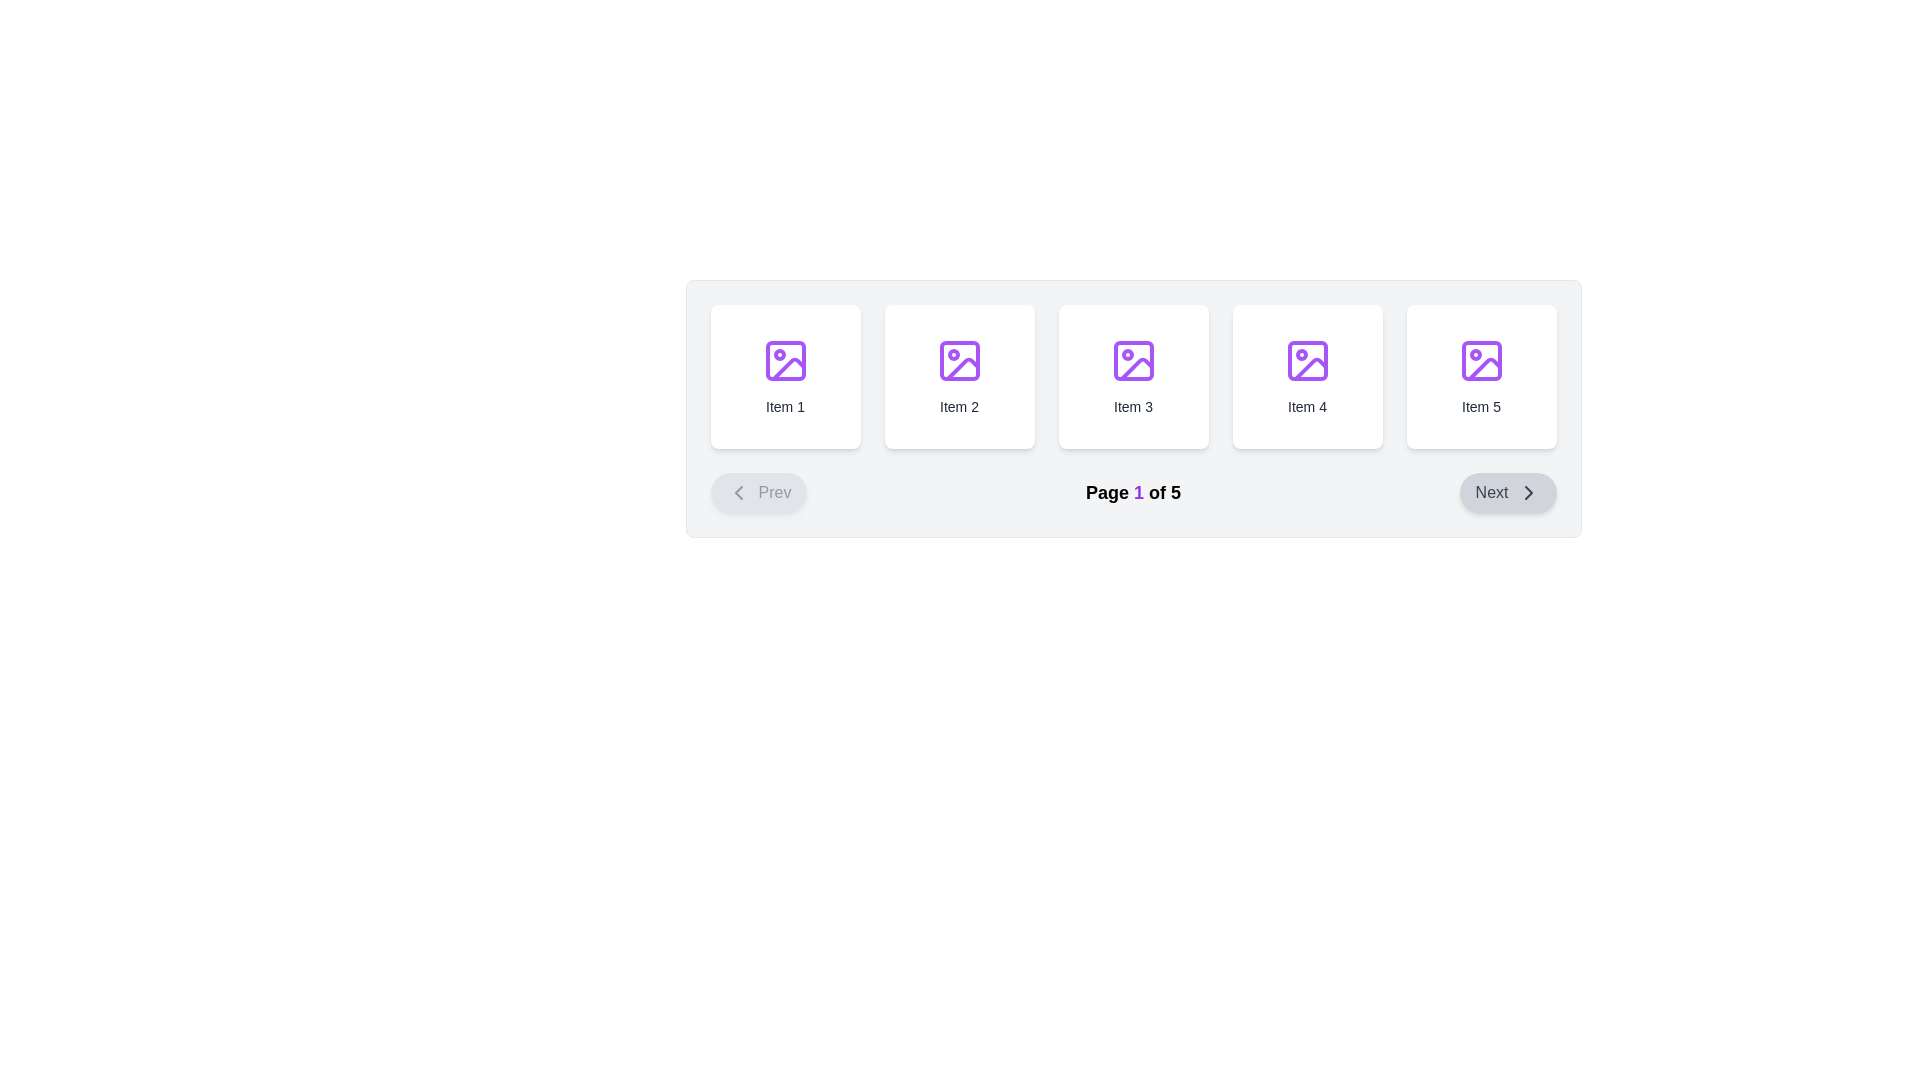 The image size is (1920, 1080). Describe the element at coordinates (1481, 406) in the screenshot. I see `the text label displaying 'Item 5', which is styled in a small gray font and located at the bottom-center of the fifth card in a horizontally arranged group of cards` at that location.